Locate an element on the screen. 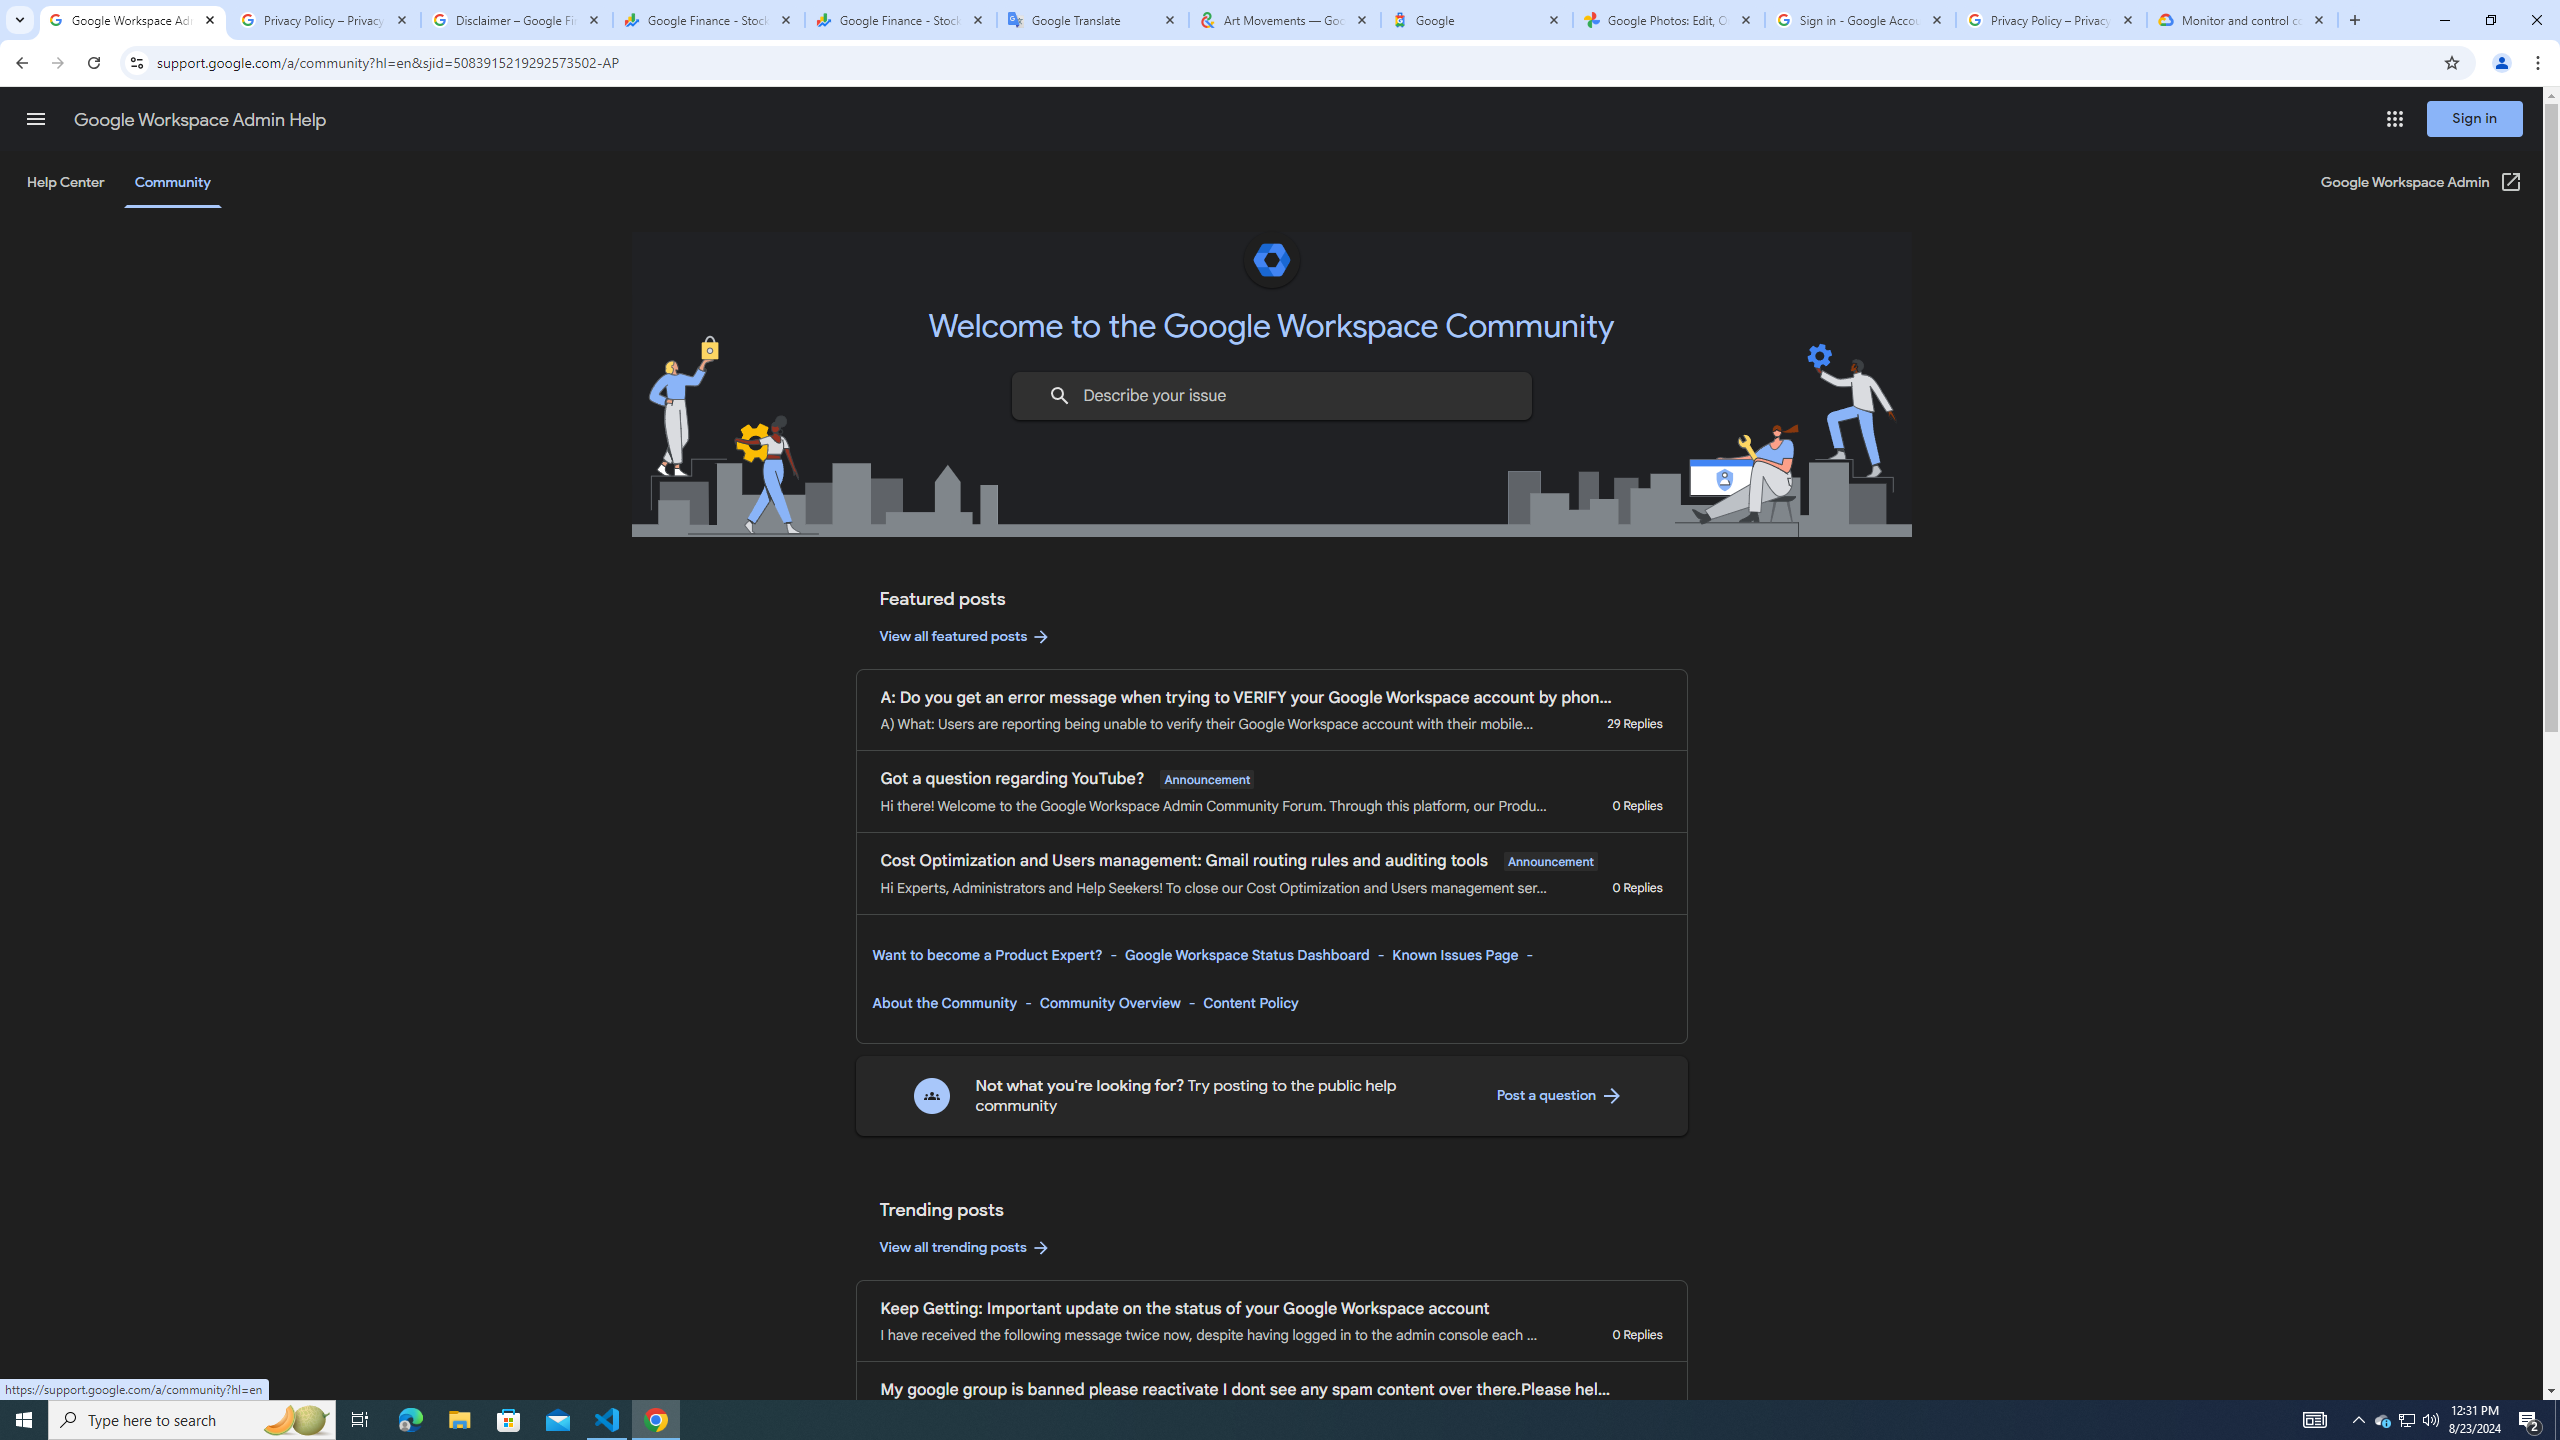 The width and height of the screenshot is (2560, 1440). 'Help Center' is located at coordinates (65, 181).